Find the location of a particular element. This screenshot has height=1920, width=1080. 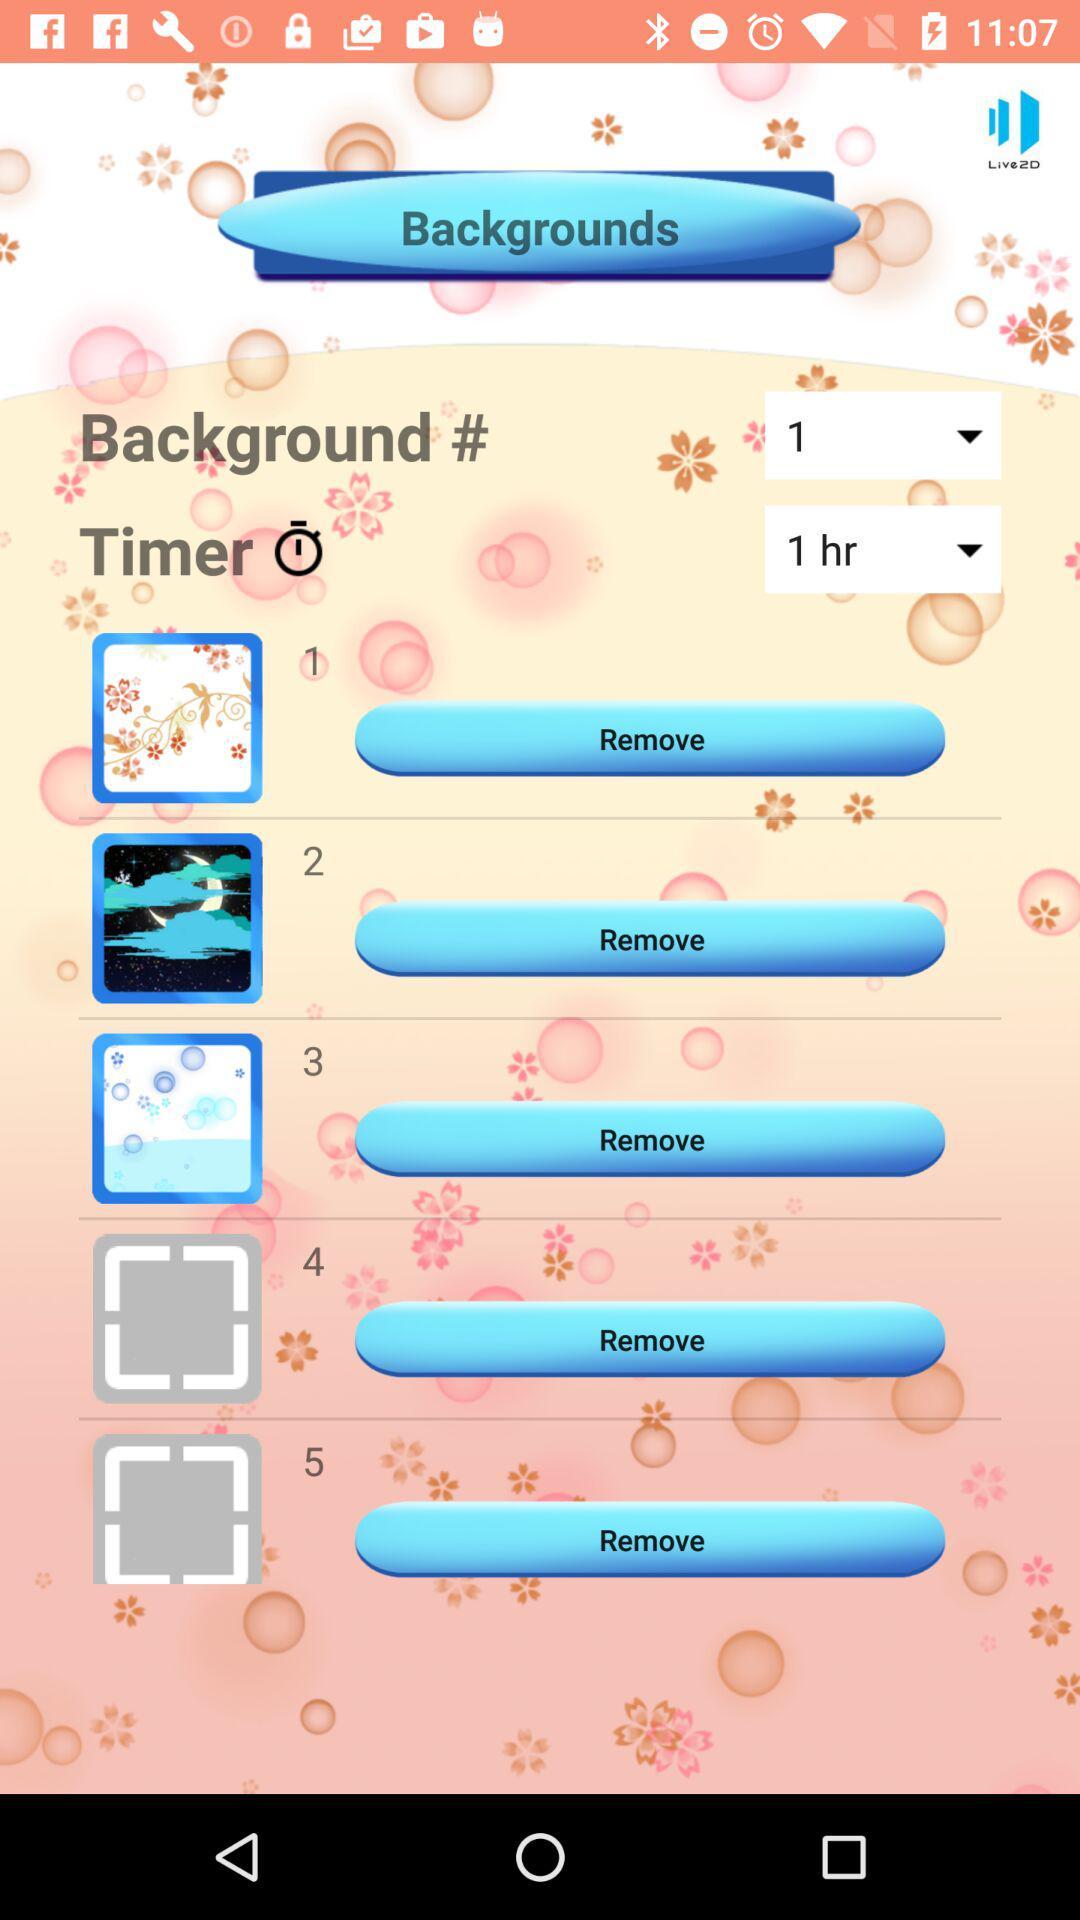

4 item is located at coordinates (313, 1259).